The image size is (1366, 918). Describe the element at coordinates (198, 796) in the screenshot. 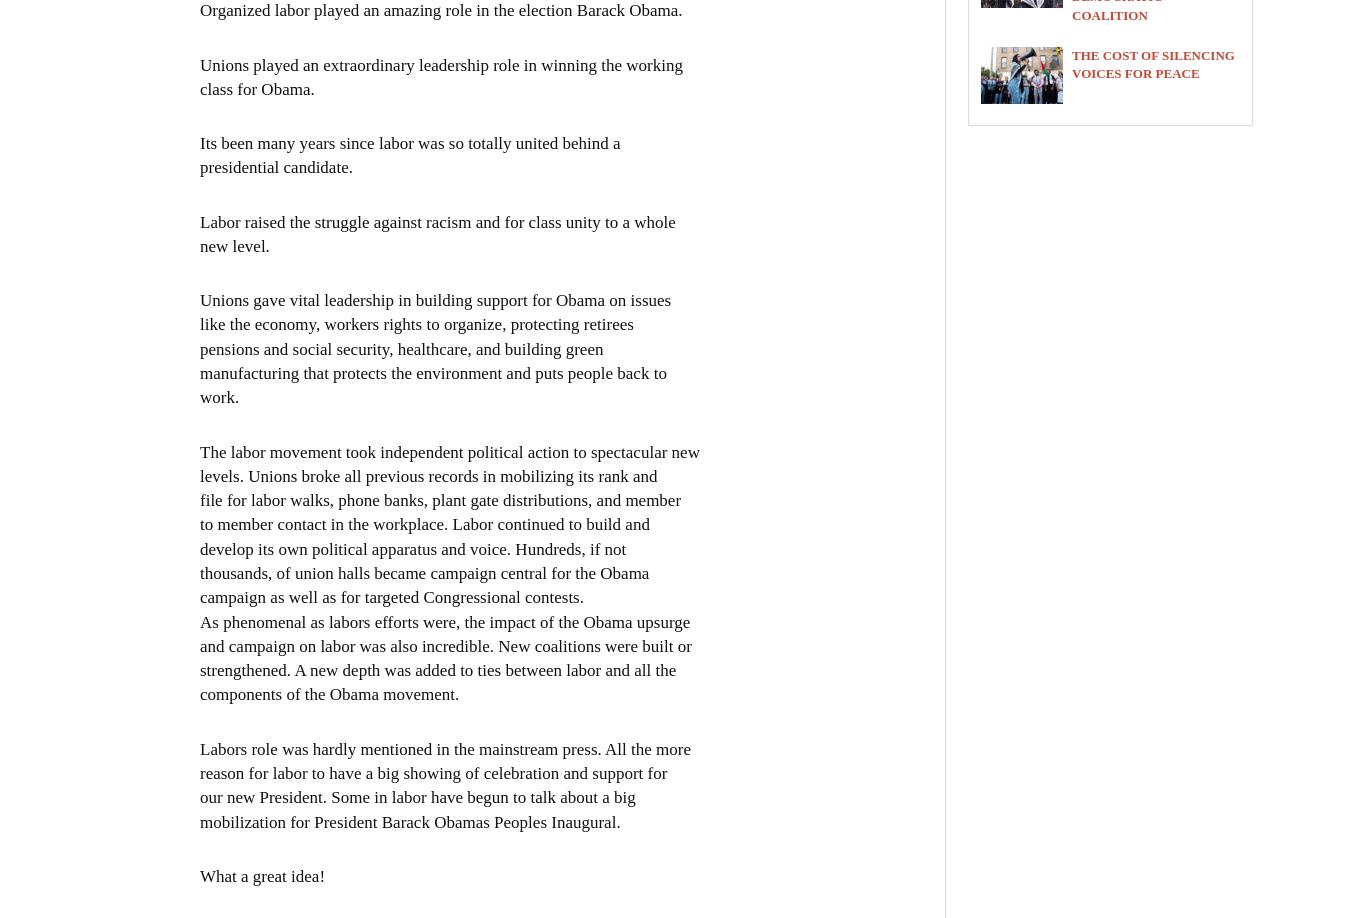

I see `'our new President. Some in labor have begun to talk about a big'` at that location.